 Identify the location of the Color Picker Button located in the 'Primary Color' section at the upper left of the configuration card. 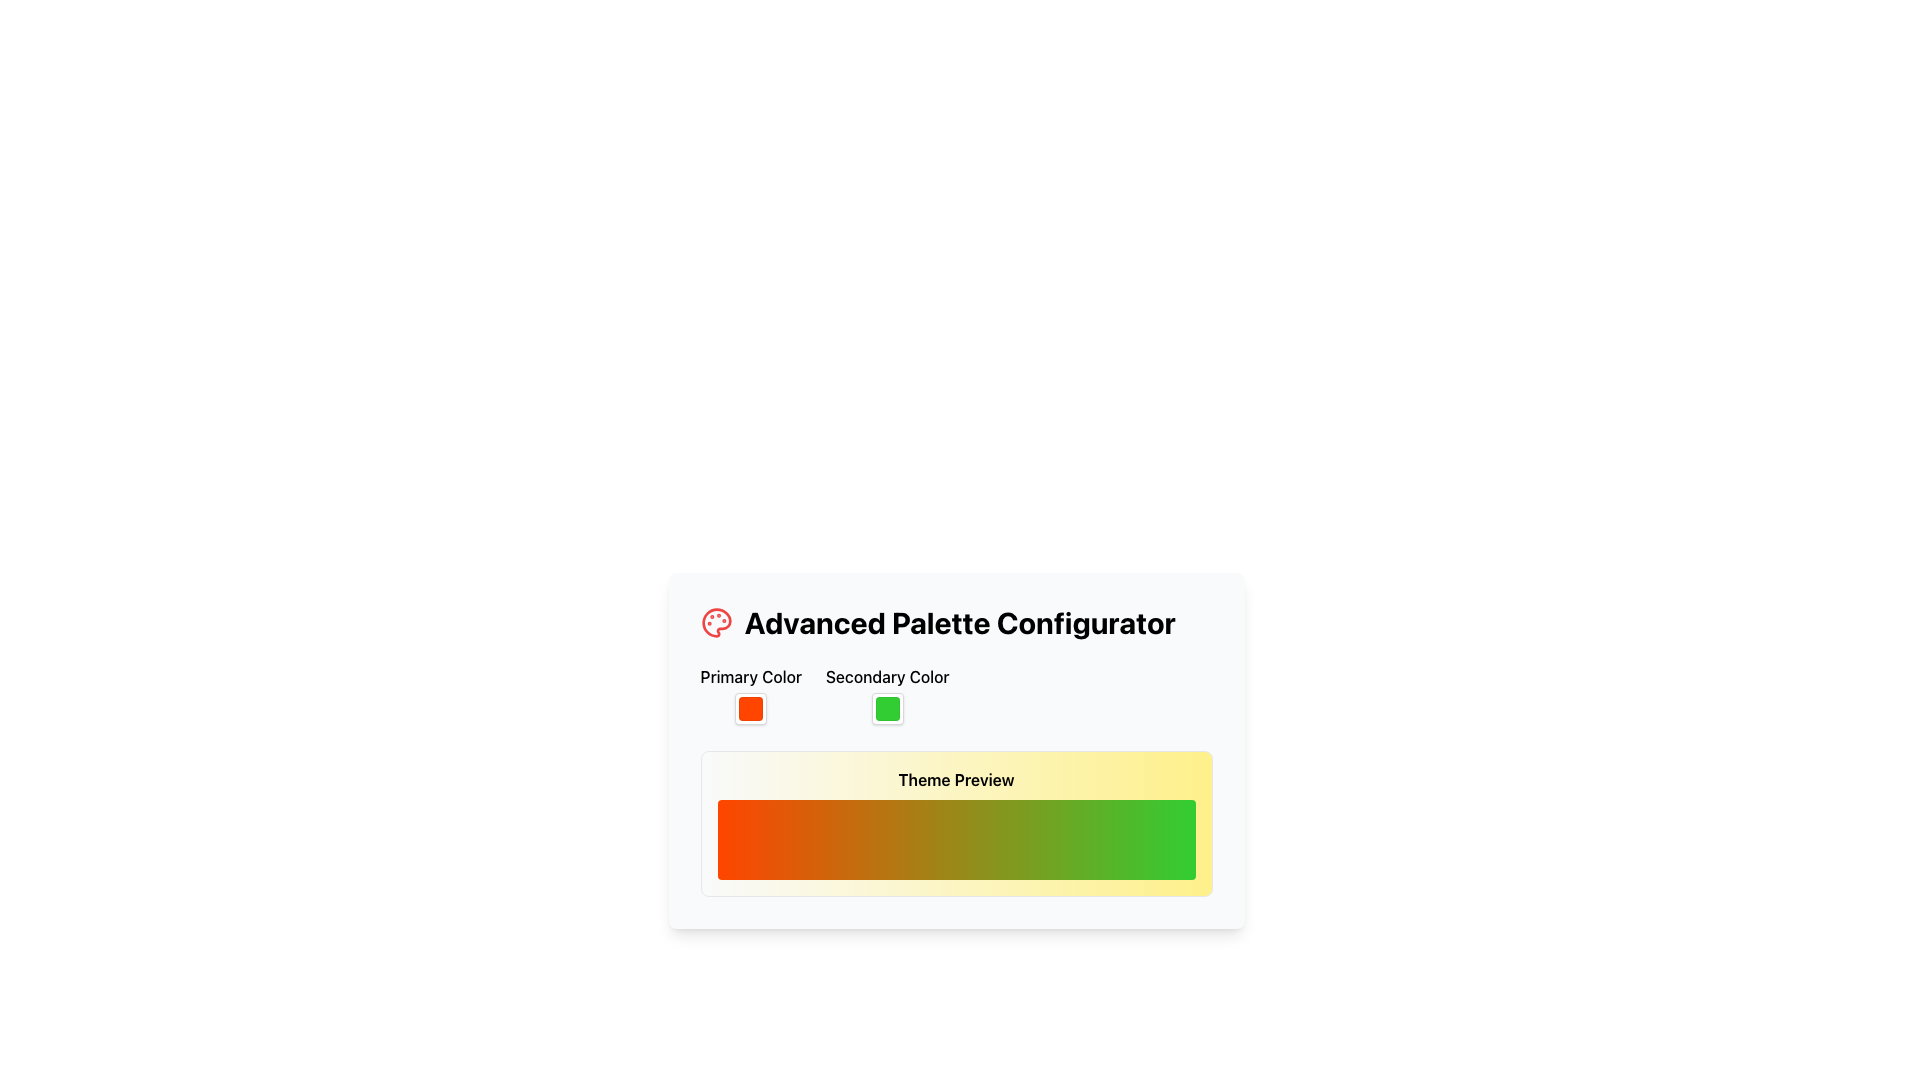
(750, 708).